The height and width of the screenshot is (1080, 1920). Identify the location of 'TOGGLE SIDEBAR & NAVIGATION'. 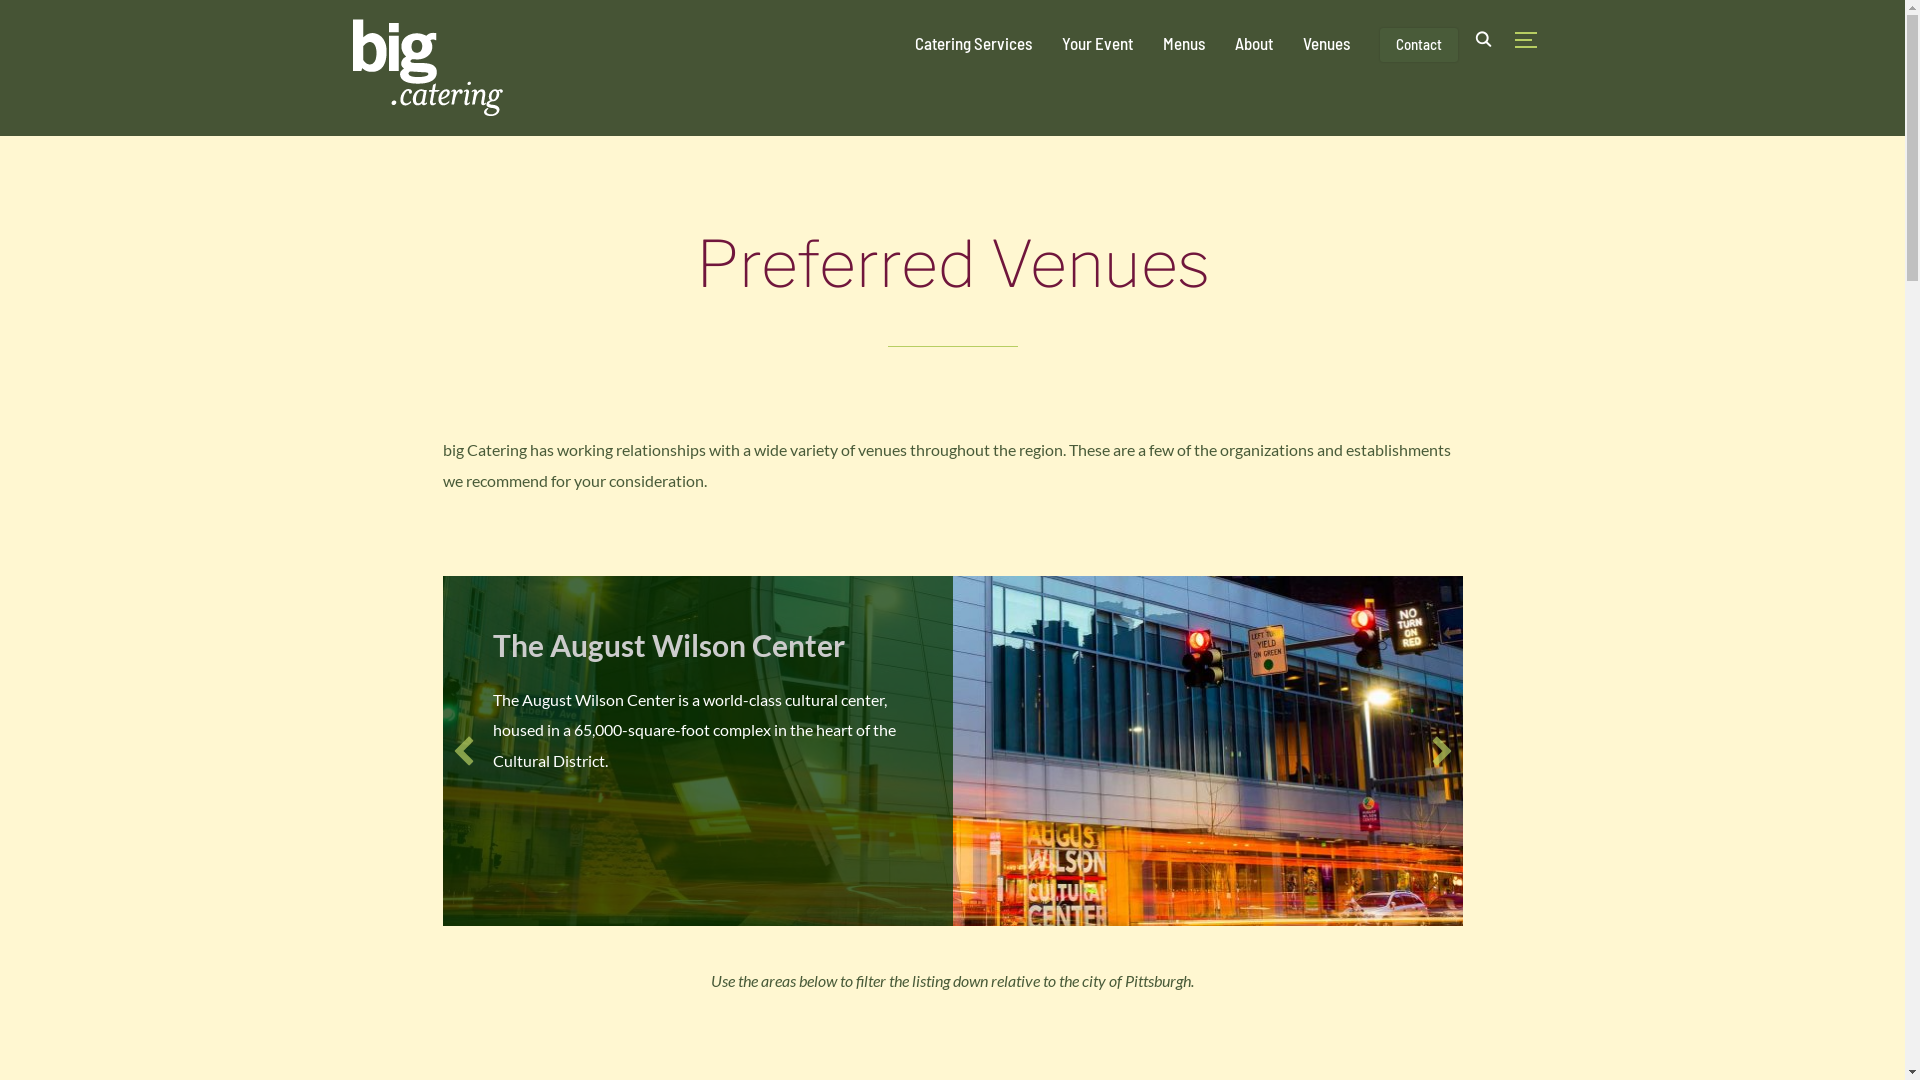
(1530, 39).